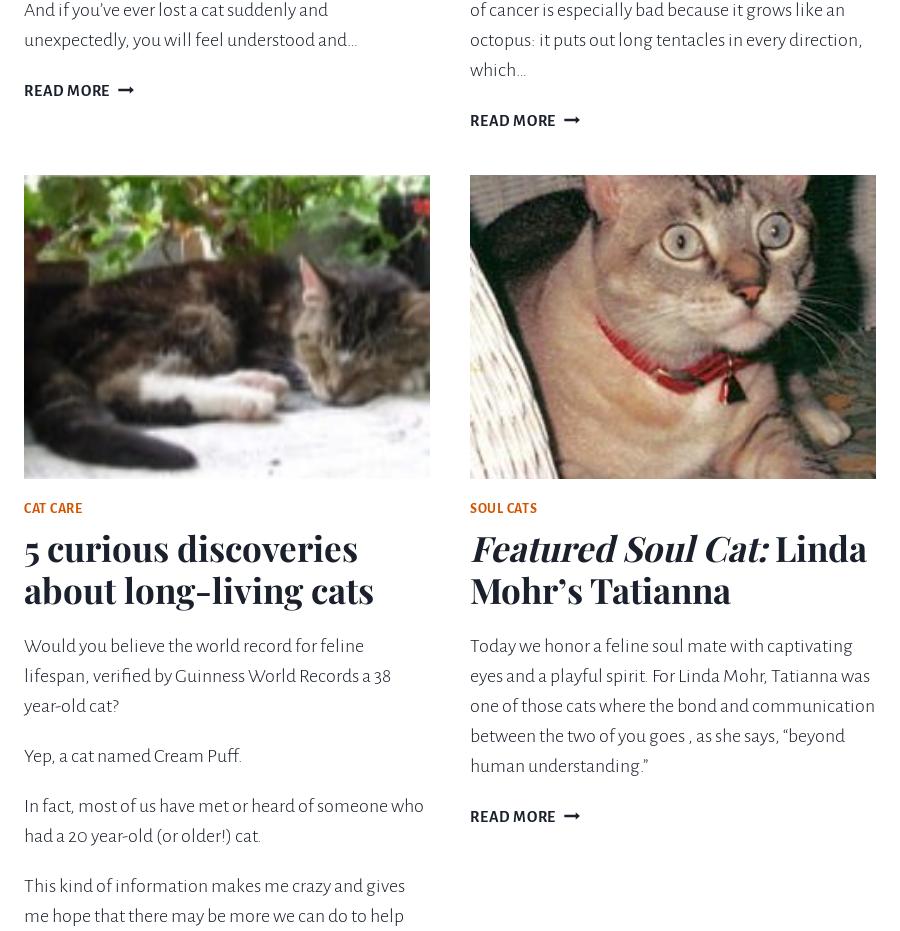 The width and height of the screenshot is (900, 931). What do you see at coordinates (502, 508) in the screenshot?
I see `'Soul Cats'` at bounding box center [502, 508].